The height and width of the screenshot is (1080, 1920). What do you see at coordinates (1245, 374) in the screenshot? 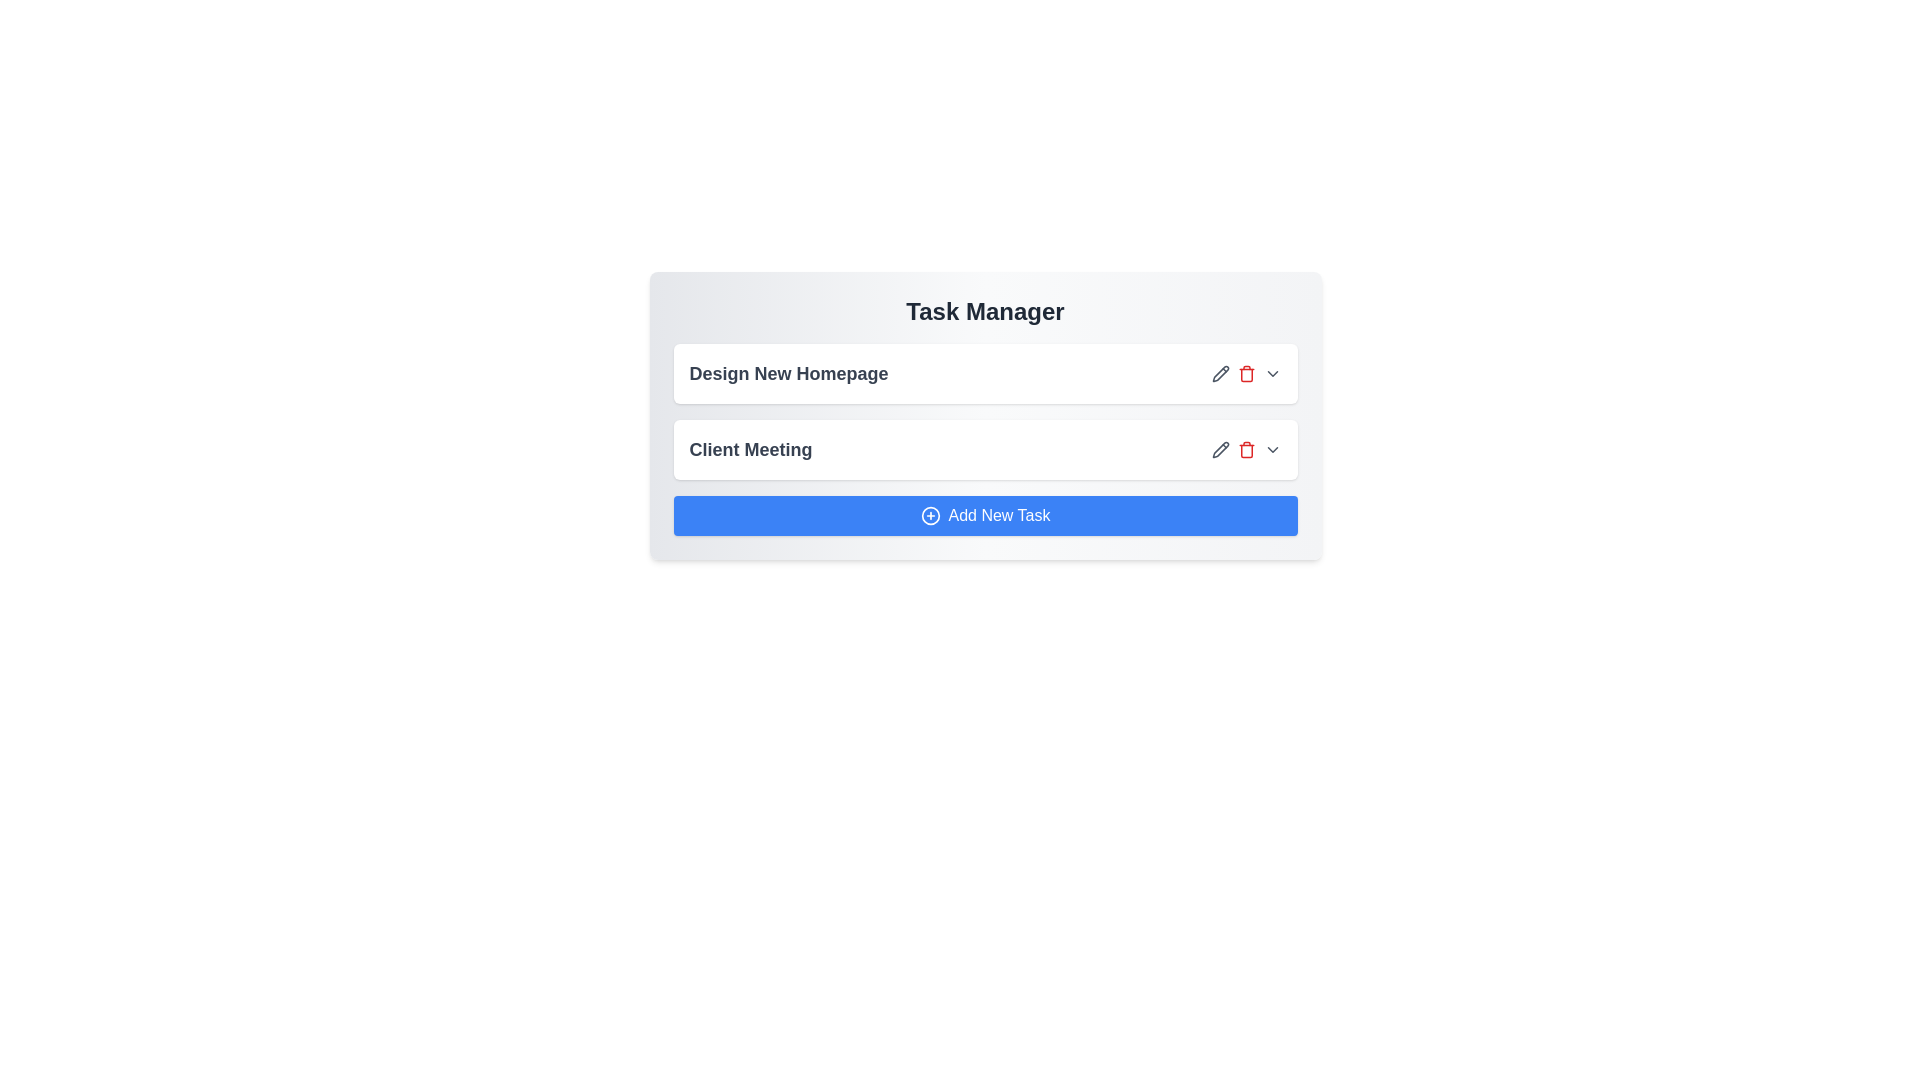
I see `the delete button for the task titled 'Design New Homepage'` at bounding box center [1245, 374].